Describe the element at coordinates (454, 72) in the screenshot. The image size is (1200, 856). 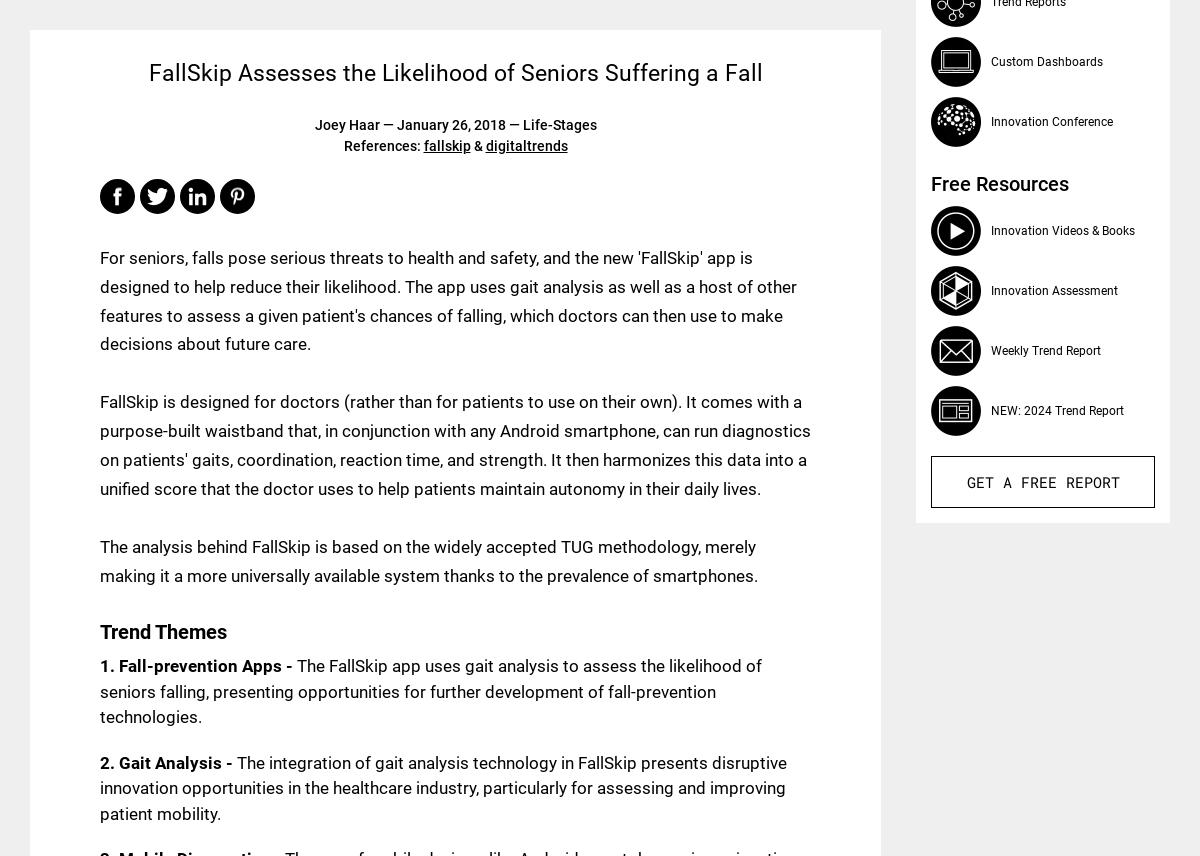
I see `'FallSkip Assesses the Likelihood of Seniors Suffering a Fall'` at that location.